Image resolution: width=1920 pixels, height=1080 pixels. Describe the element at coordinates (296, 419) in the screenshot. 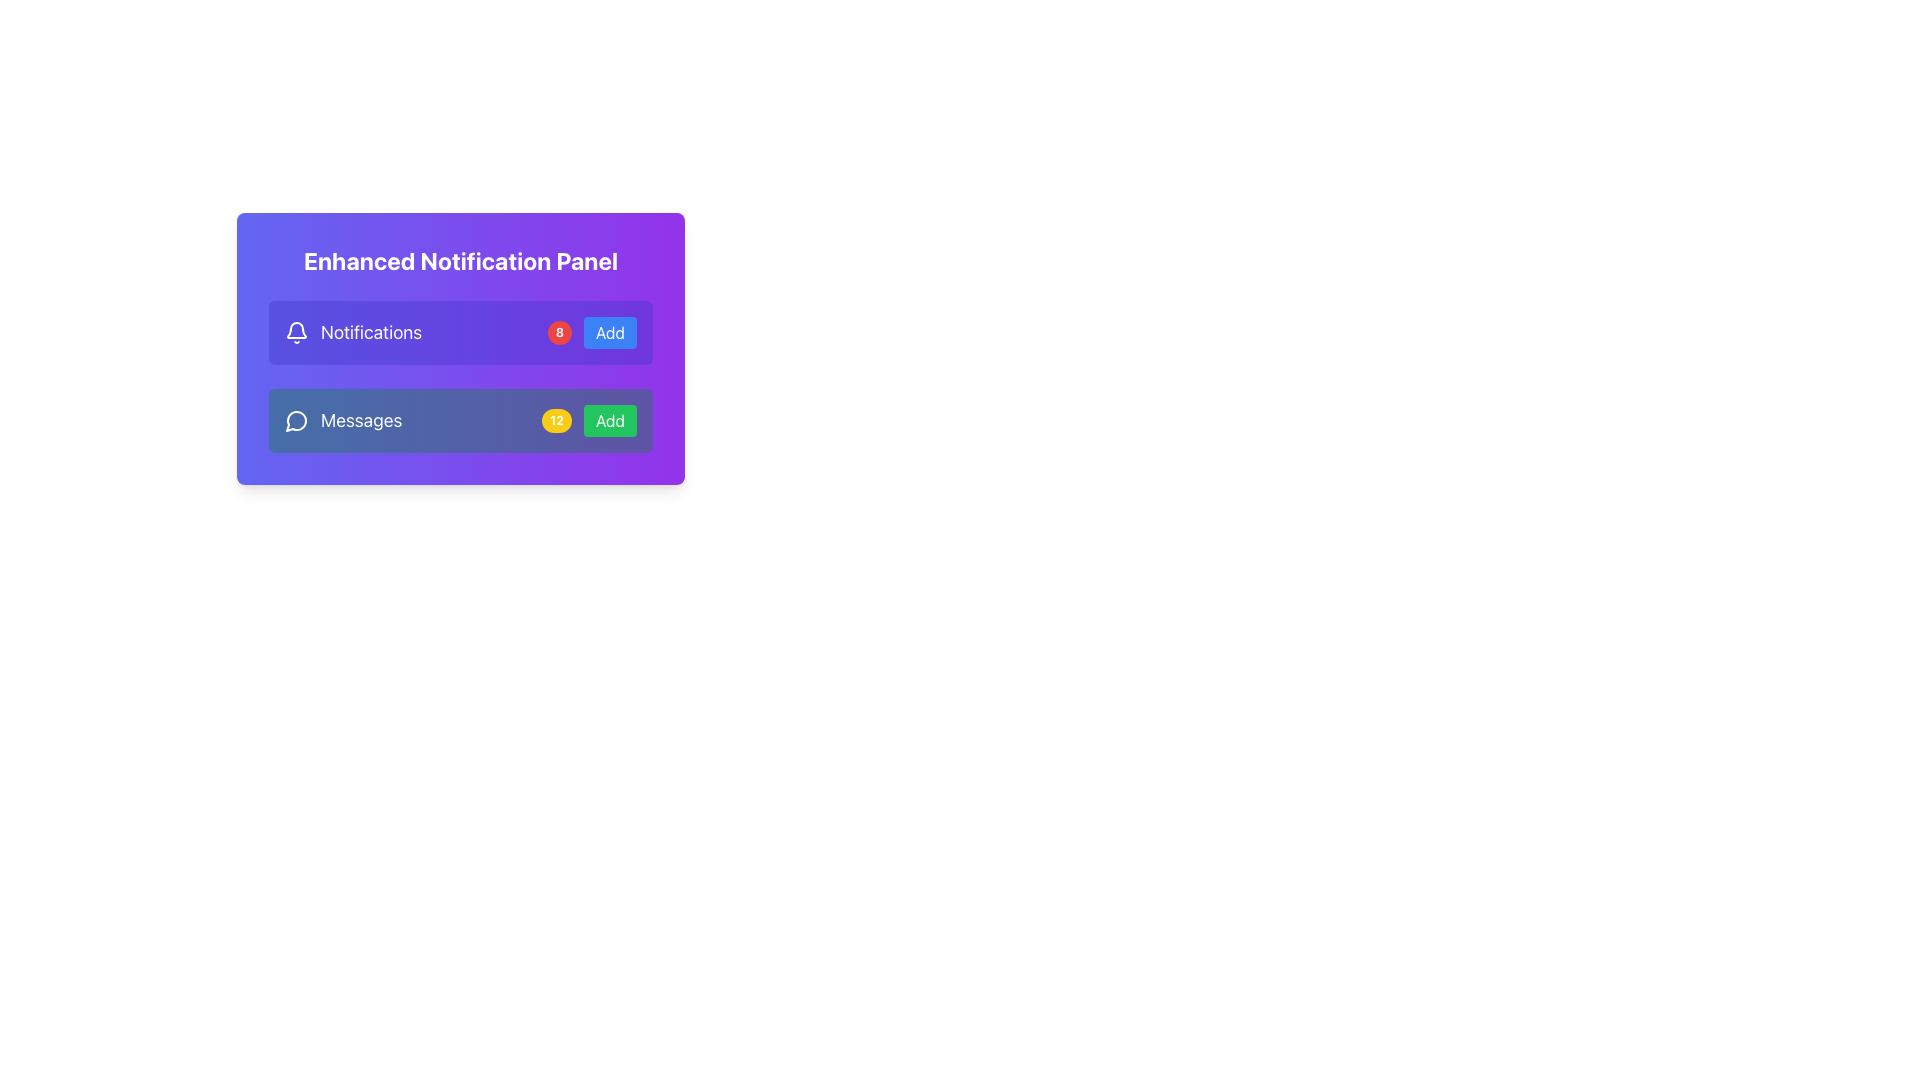

I see `the circular message bubble icon located in the 'Messages' section, to the left of the 'Messages' label and numerical badge` at that location.